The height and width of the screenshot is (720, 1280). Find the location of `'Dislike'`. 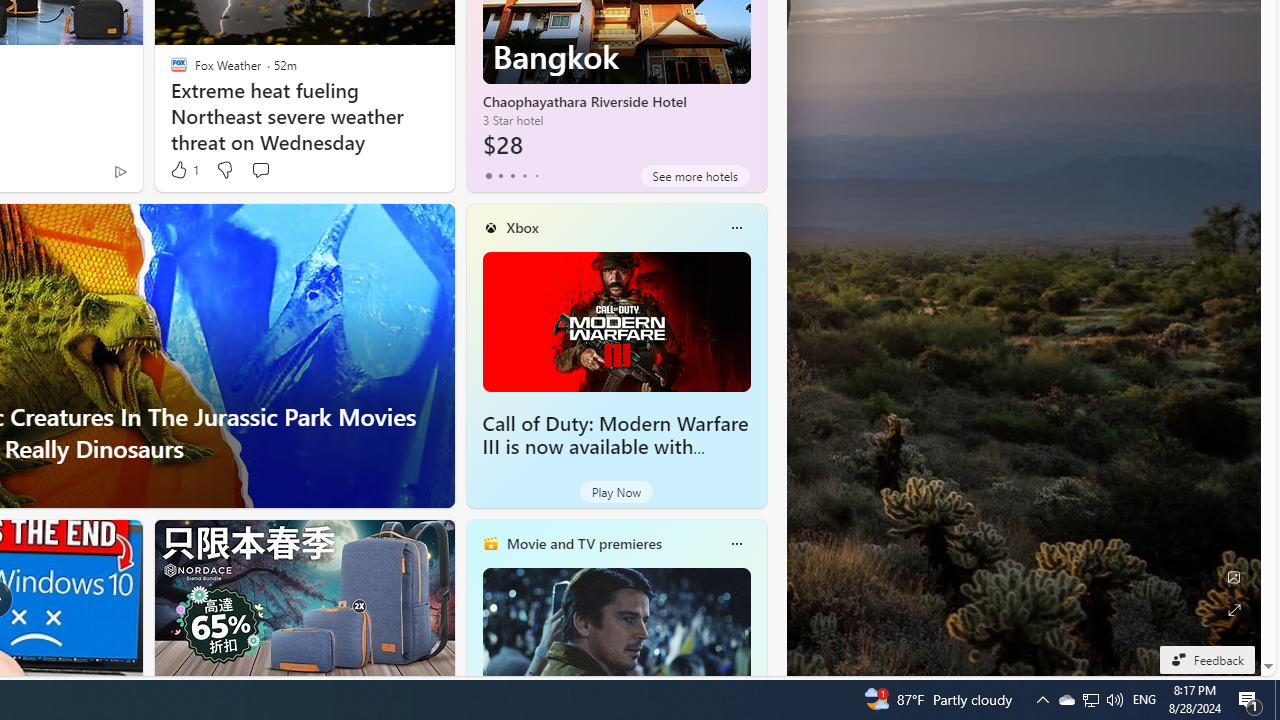

'Dislike' is located at coordinates (224, 169).